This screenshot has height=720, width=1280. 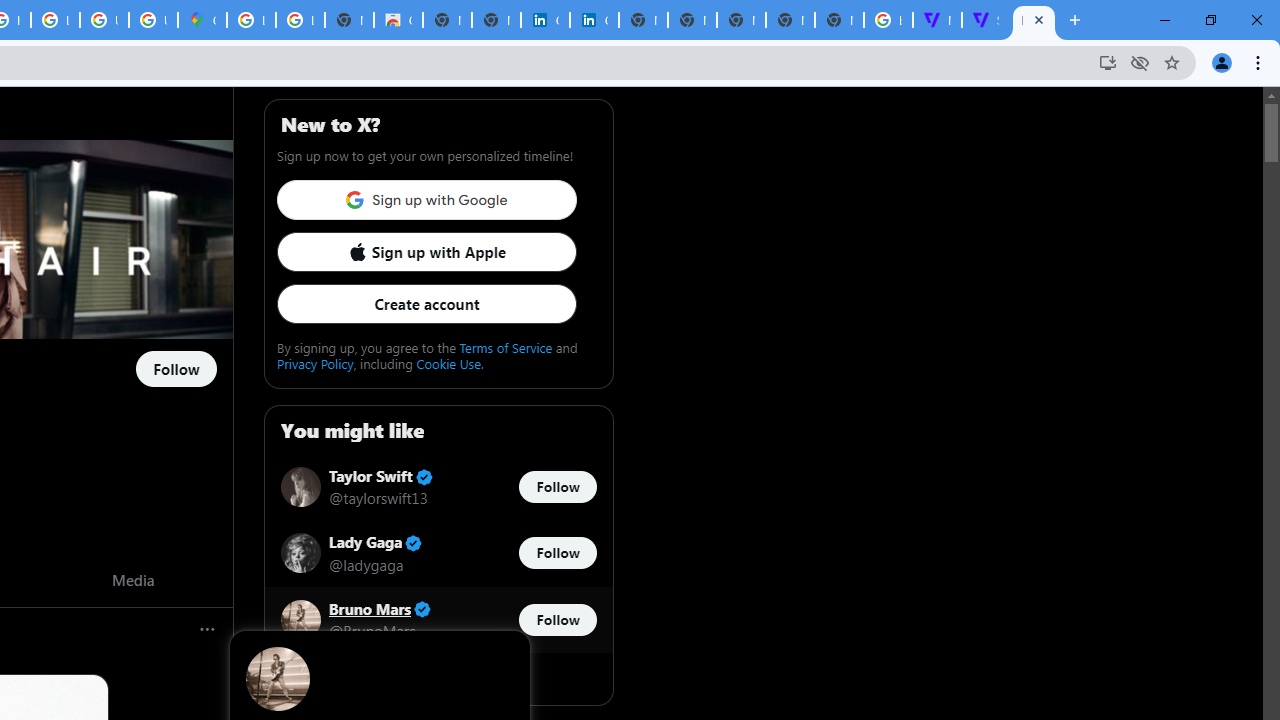 What do you see at coordinates (986, 20) in the screenshot?
I see `'Streaming - The Verge'` at bounding box center [986, 20].